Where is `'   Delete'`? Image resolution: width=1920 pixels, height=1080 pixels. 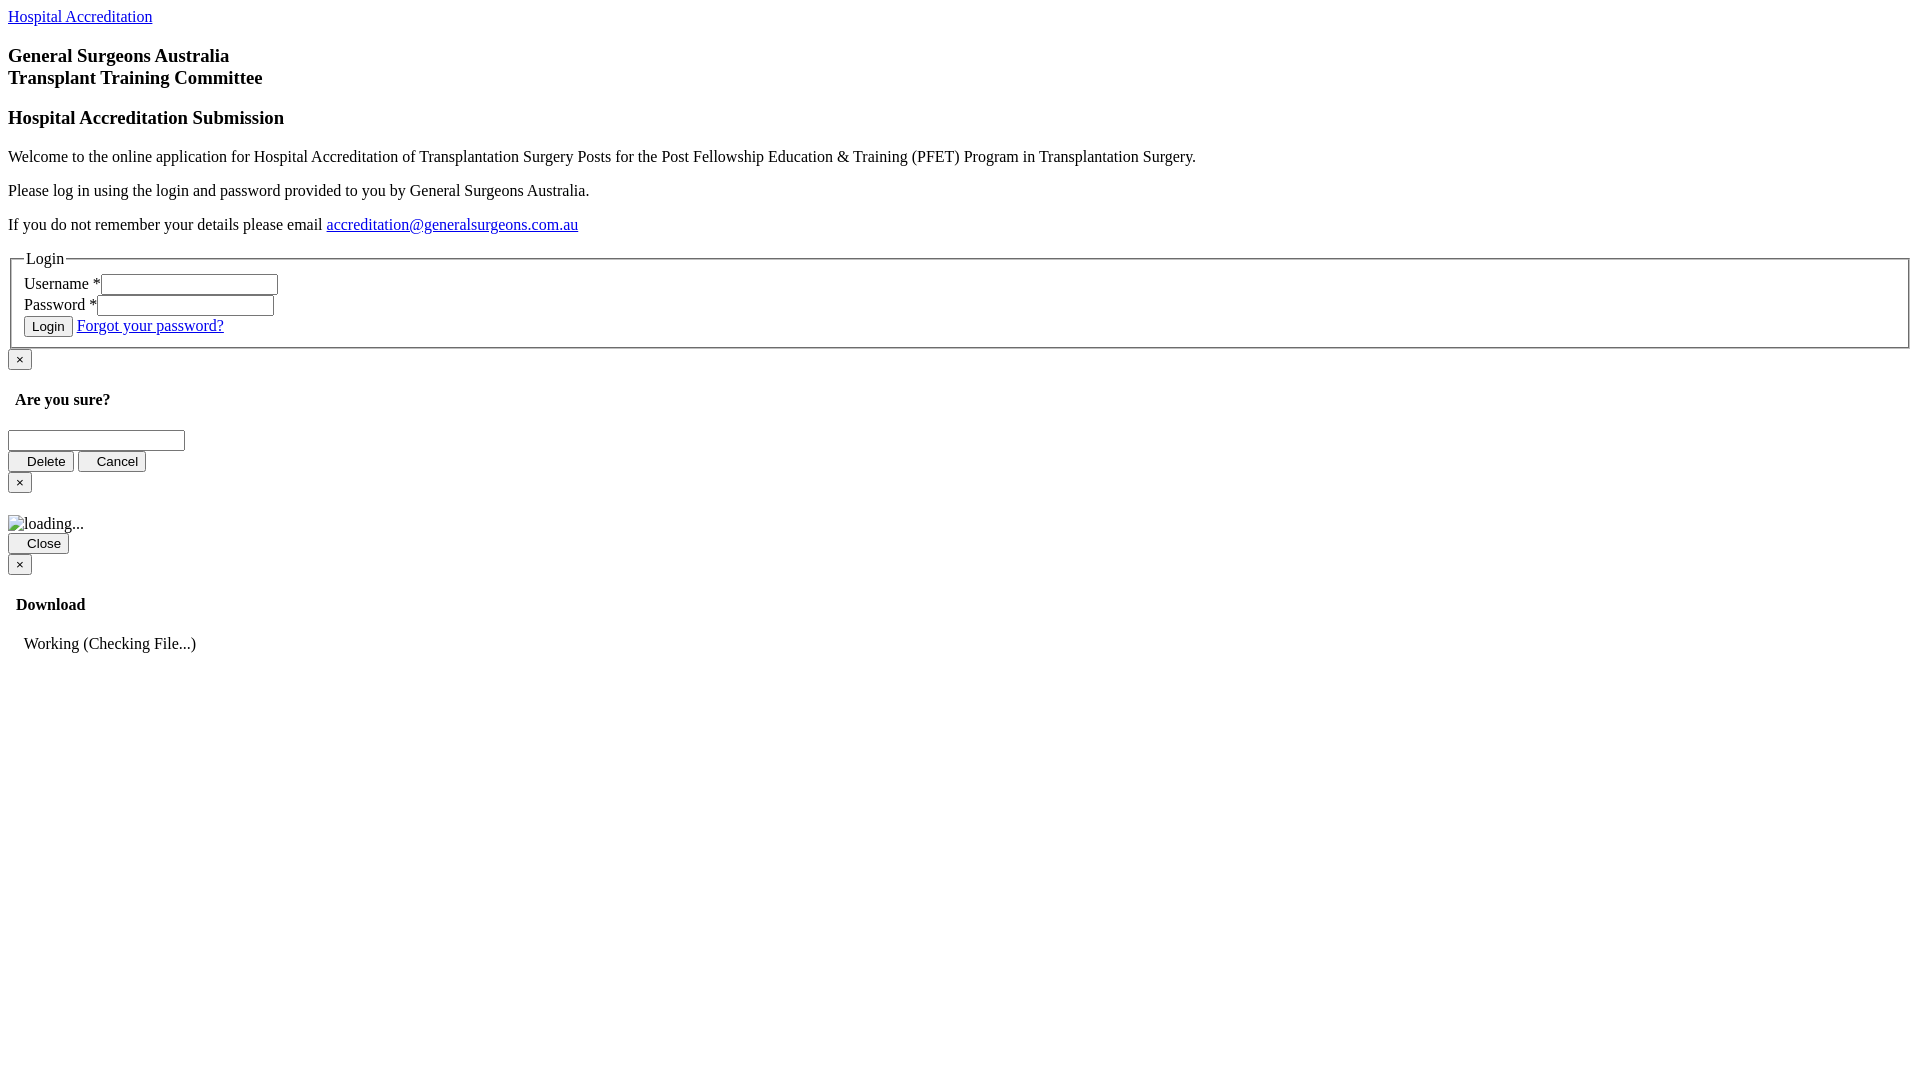
'   Delete' is located at coordinates (41, 461).